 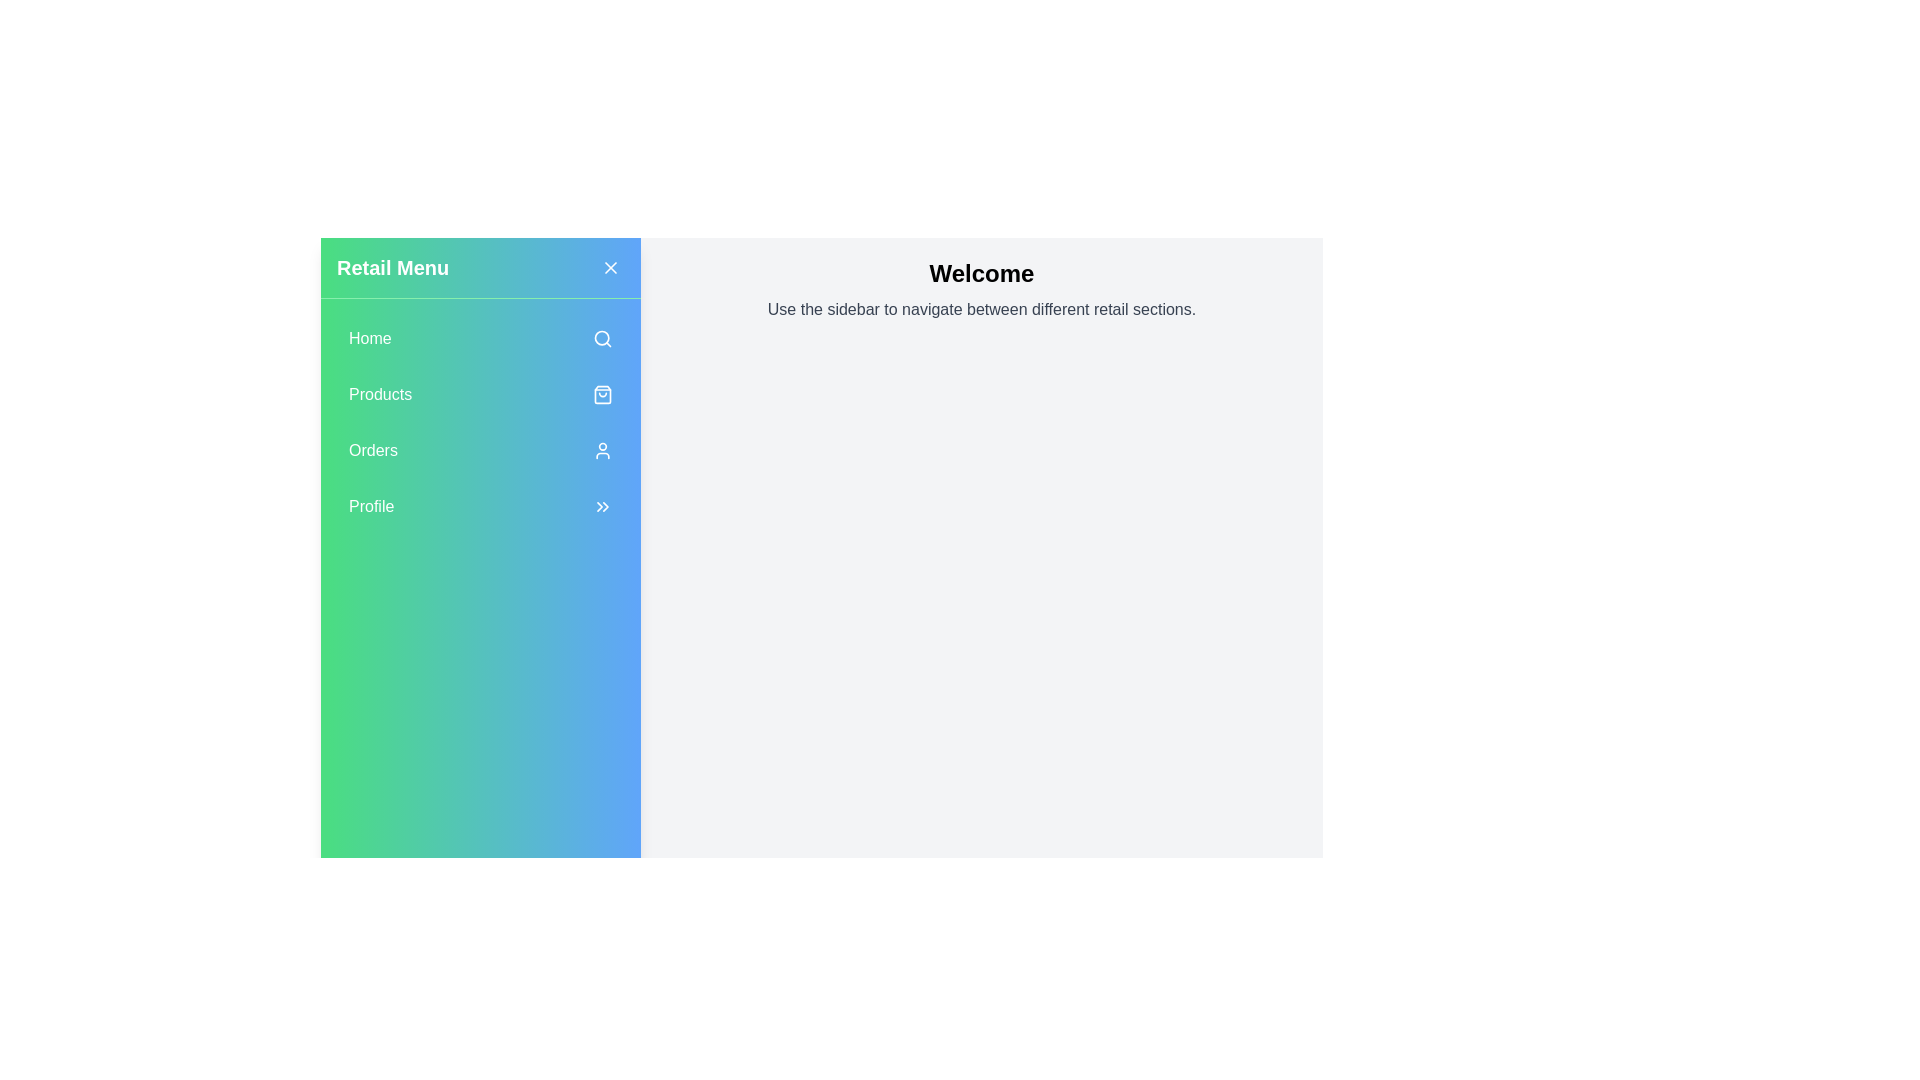 I want to click on the text element that reads 'Use the sidebar to navigate between different retail sections.' which is styled in a smaller, gray font and positioned below the heading 'Welcome', so click(x=982, y=309).